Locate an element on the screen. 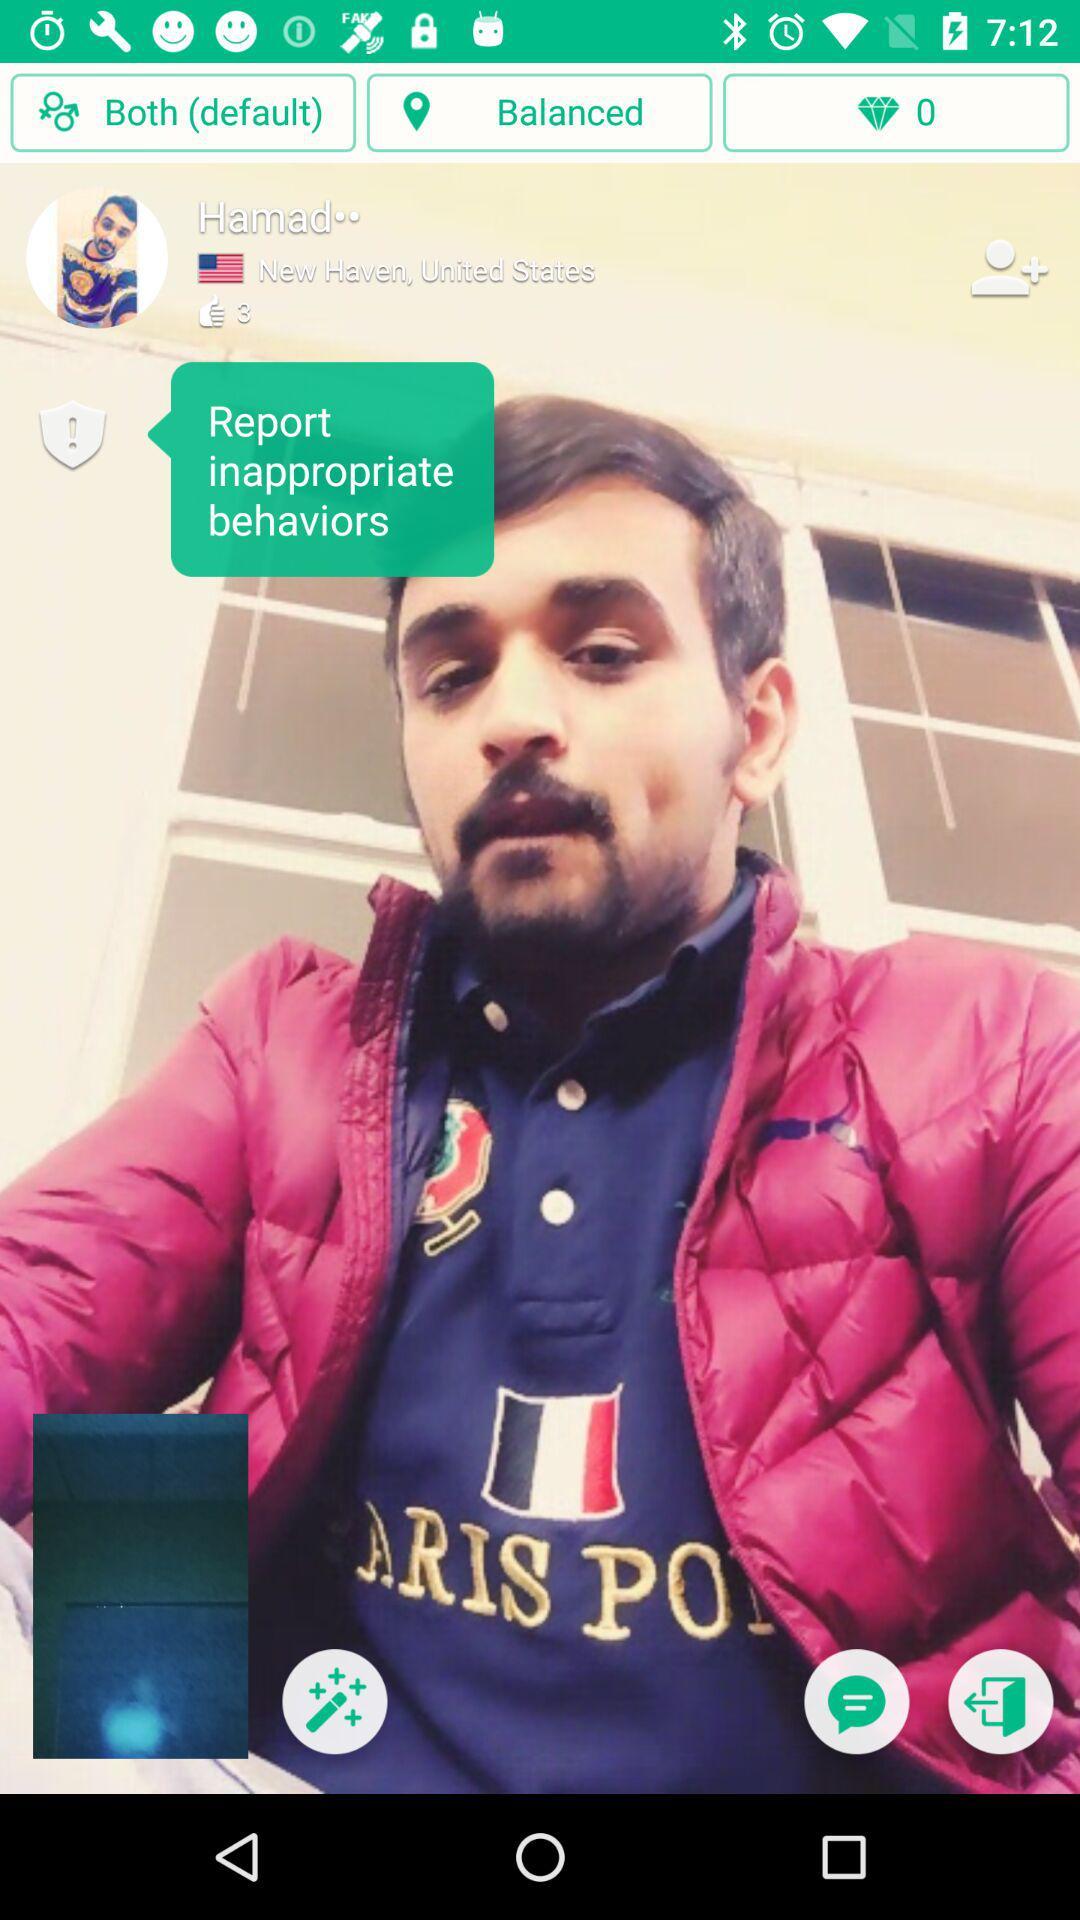 This screenshot has height=1920, width=1080. the icon above report inappropriate behaviors item is located at coordinates (97, 256).